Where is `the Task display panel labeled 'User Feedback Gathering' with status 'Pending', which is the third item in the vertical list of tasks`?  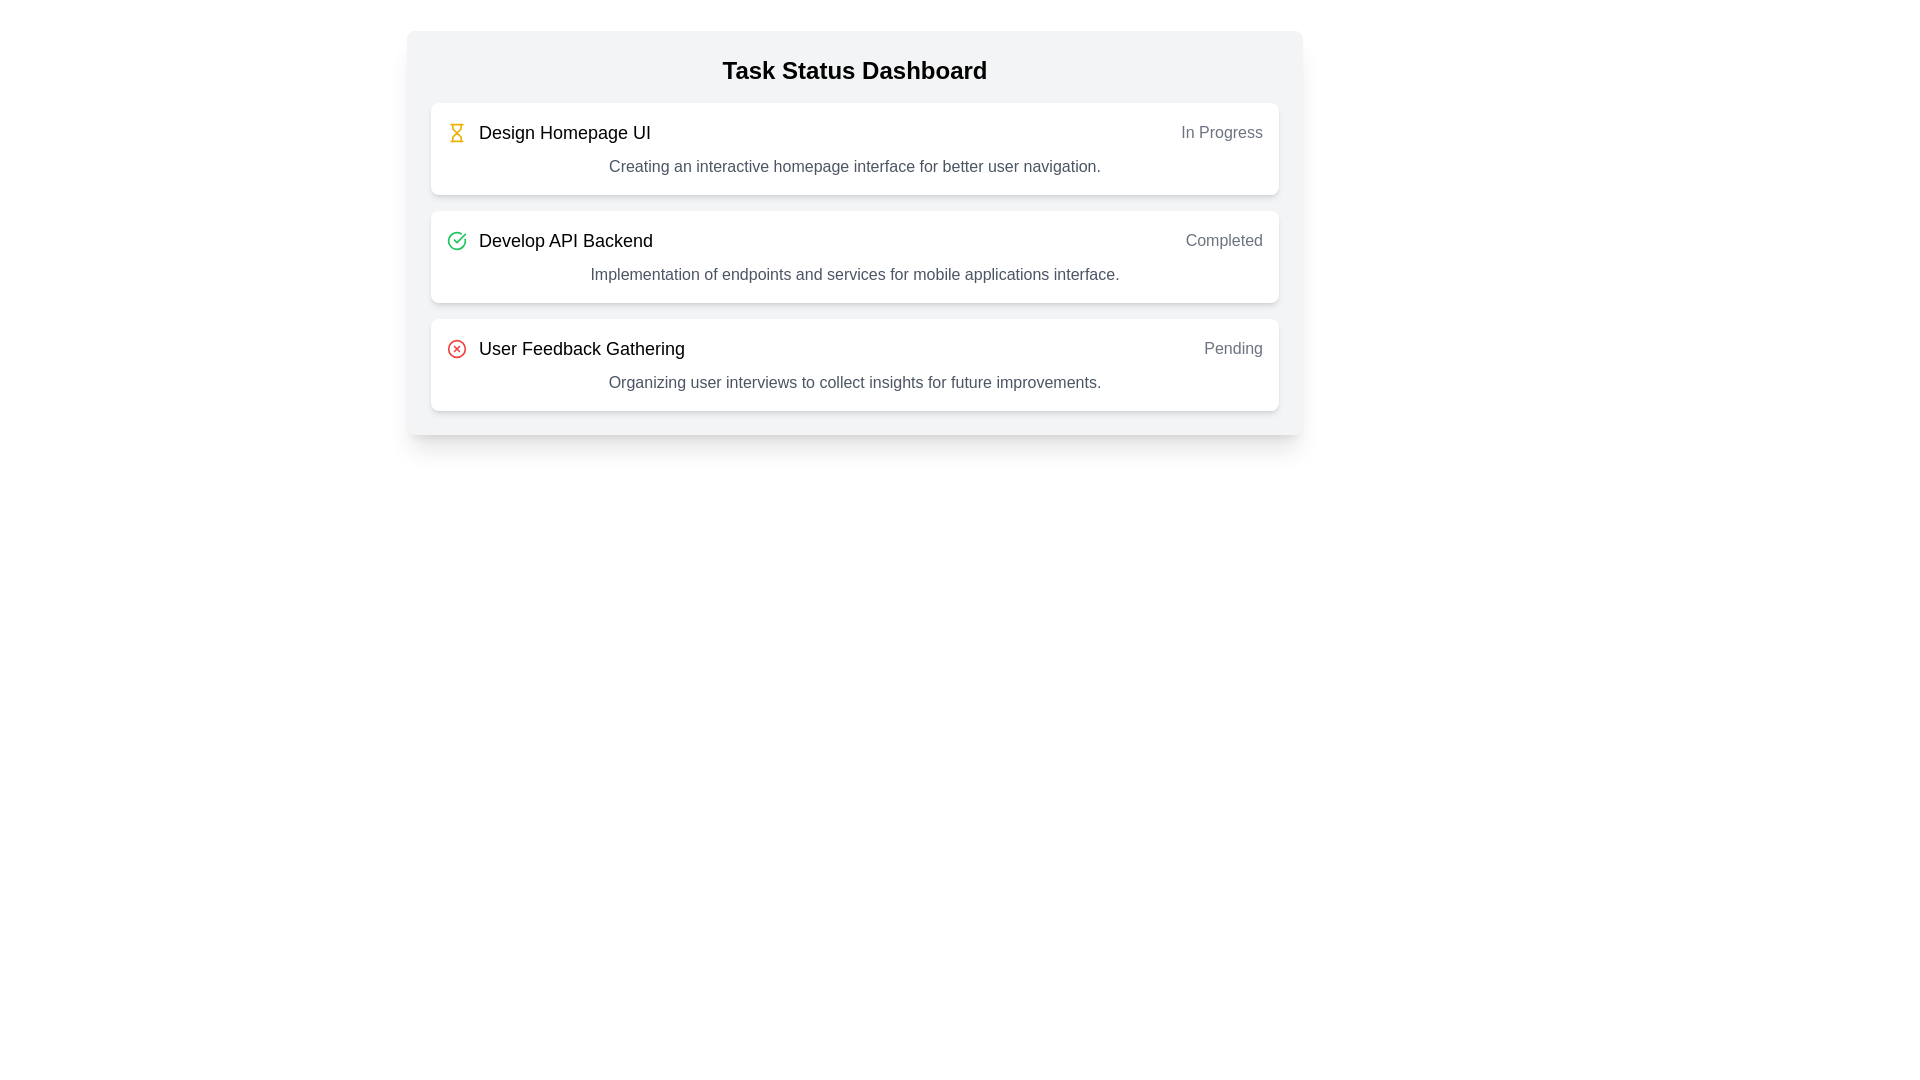 the Task display panel labeled 'User Feedback Gathering' with status 'Pending', which is the third item in the vertical list of tasks is located at coordinates (854, 347).